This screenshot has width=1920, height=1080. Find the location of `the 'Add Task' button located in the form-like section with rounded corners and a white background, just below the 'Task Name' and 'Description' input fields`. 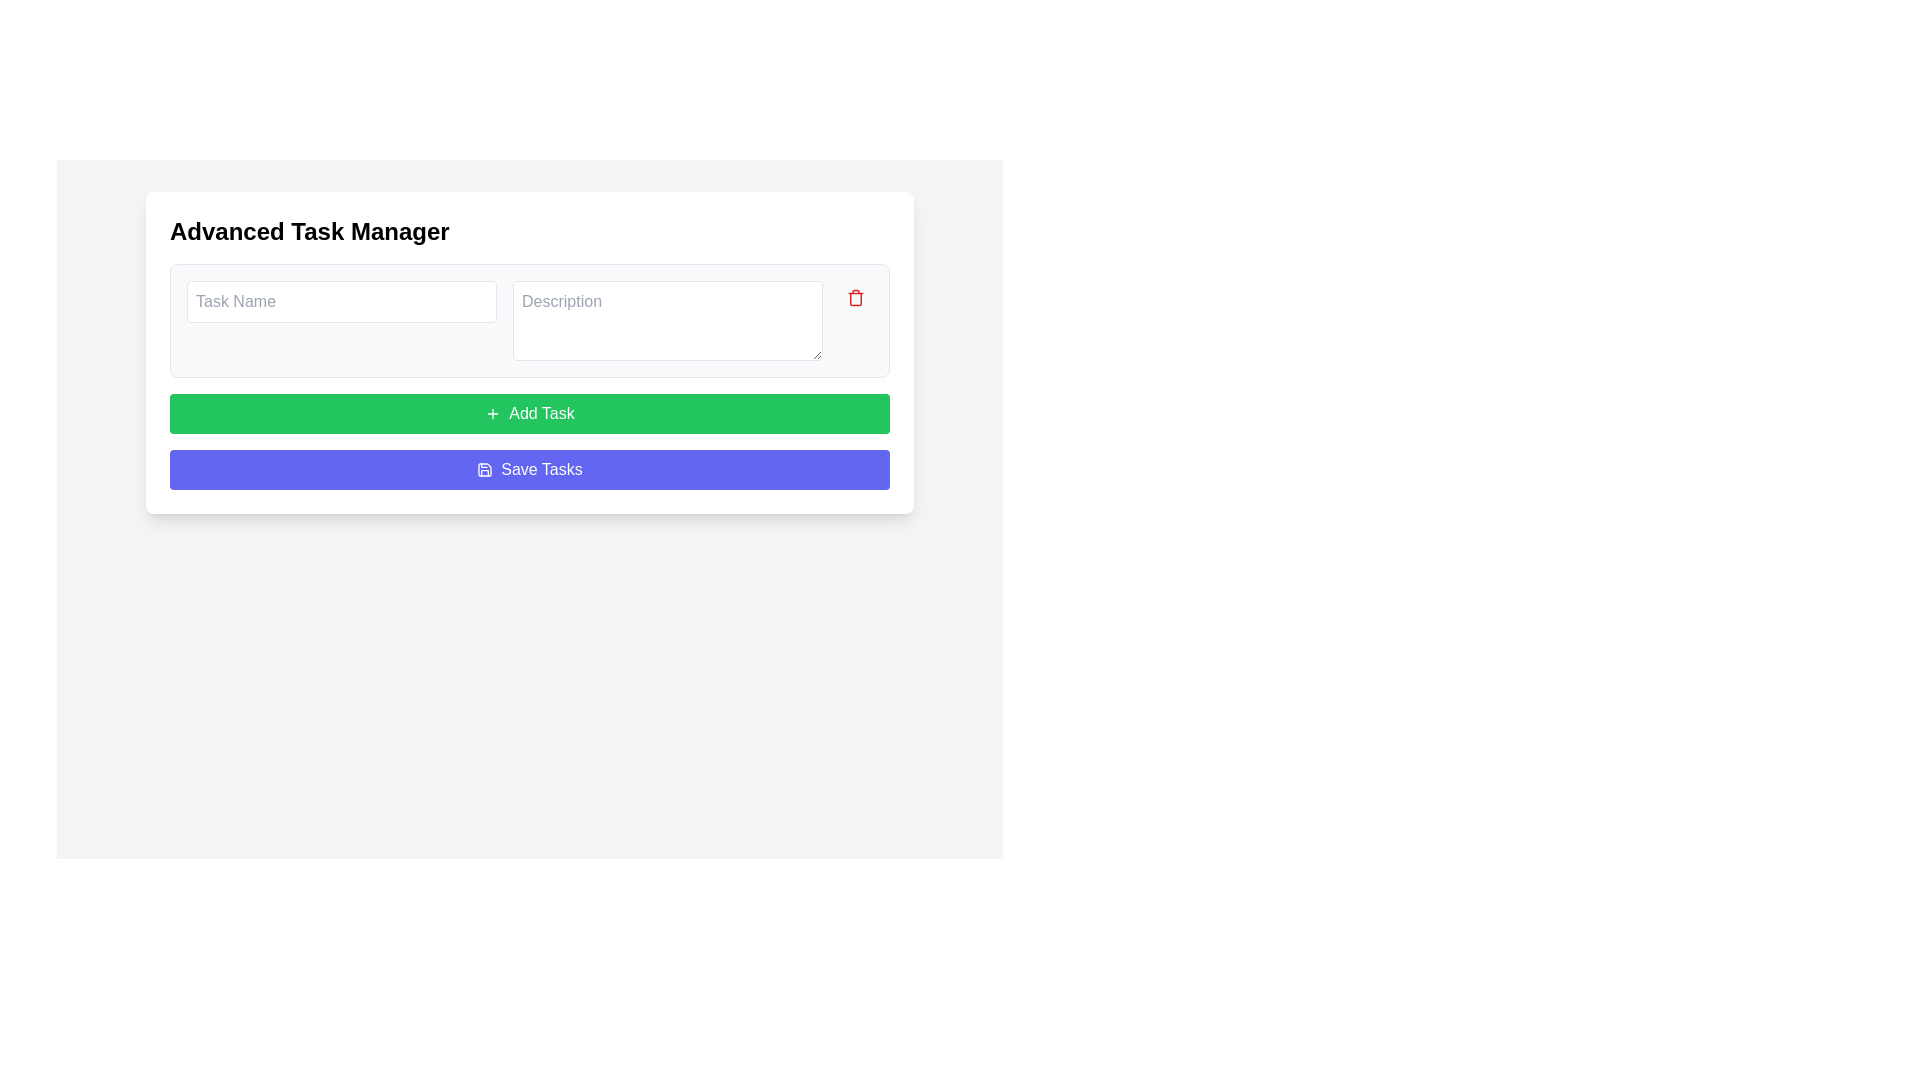

the 'Add Task' button located in the form-like section with rounded corners and a white background, just below the 'Task Name' and 'Description' input fields is located at coordinates (529, 352).